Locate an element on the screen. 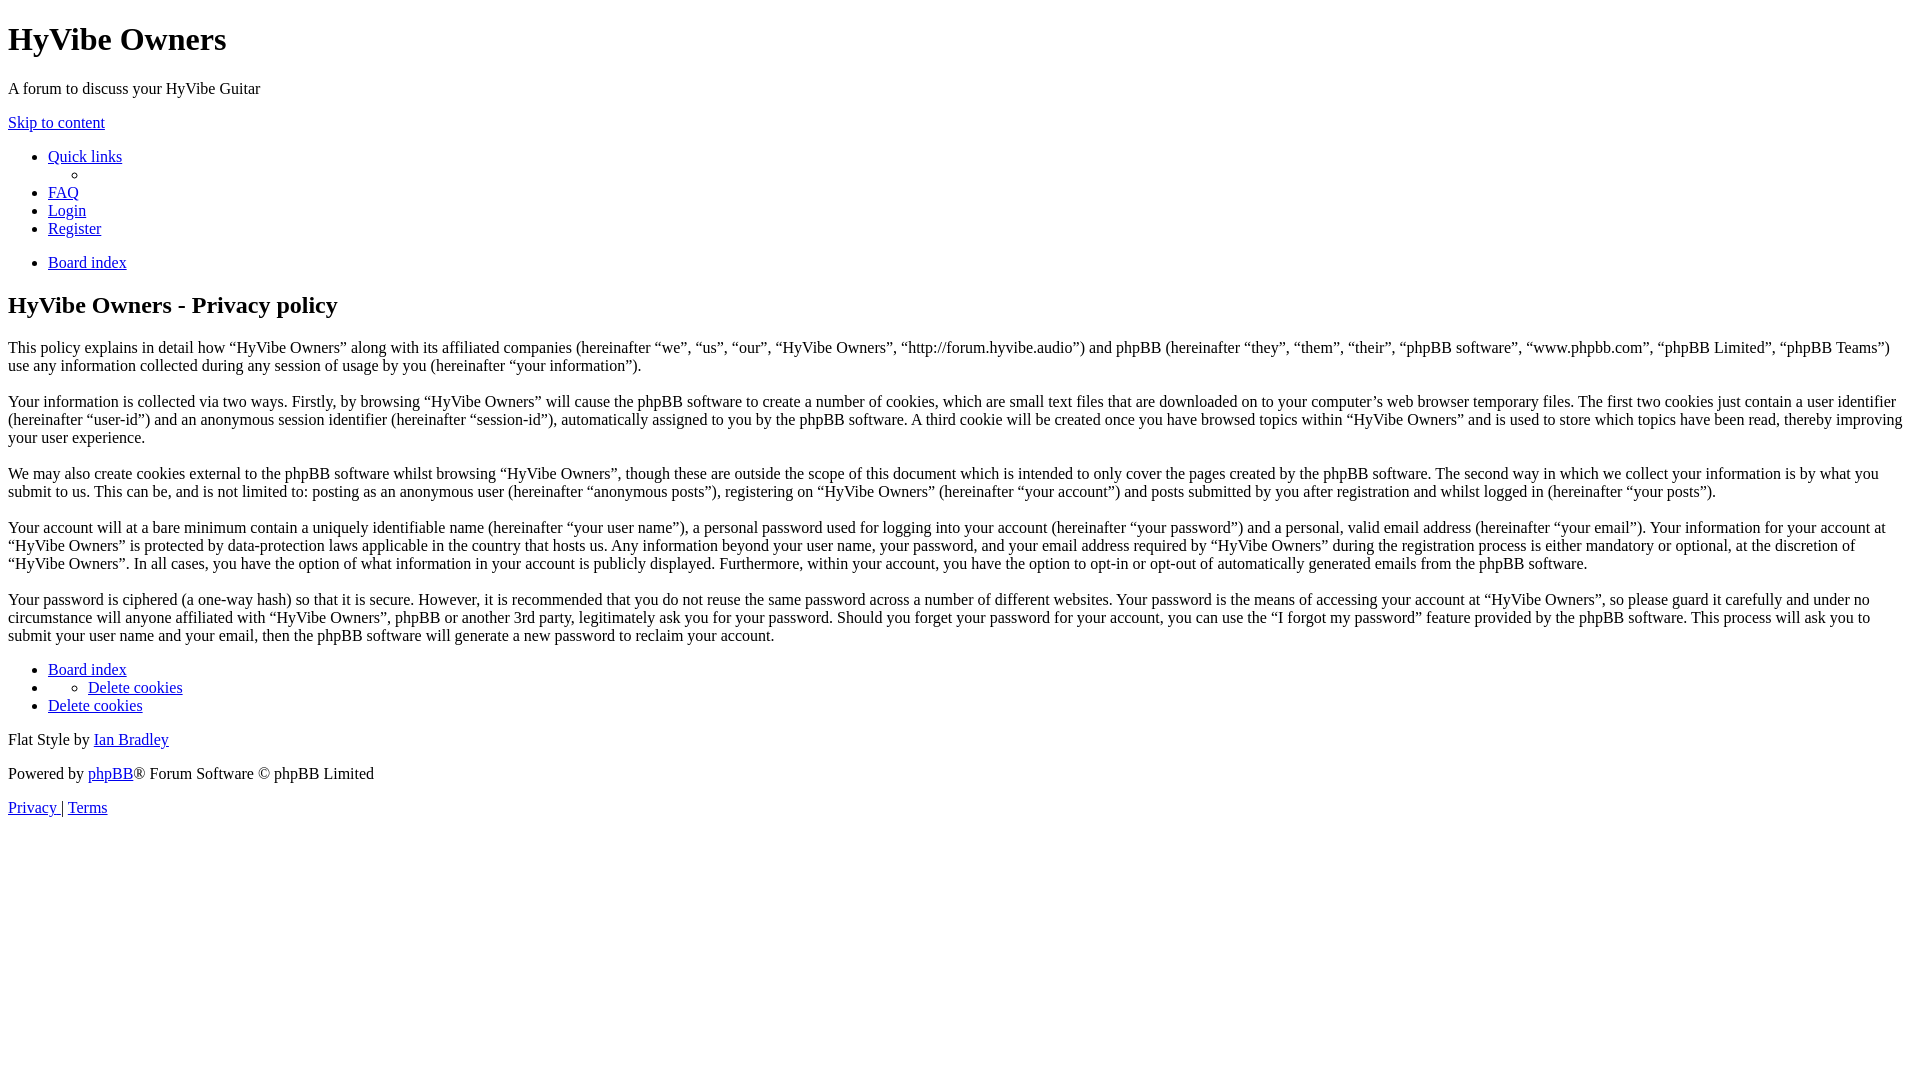  'Board index' is located at coordinates (86, 669).